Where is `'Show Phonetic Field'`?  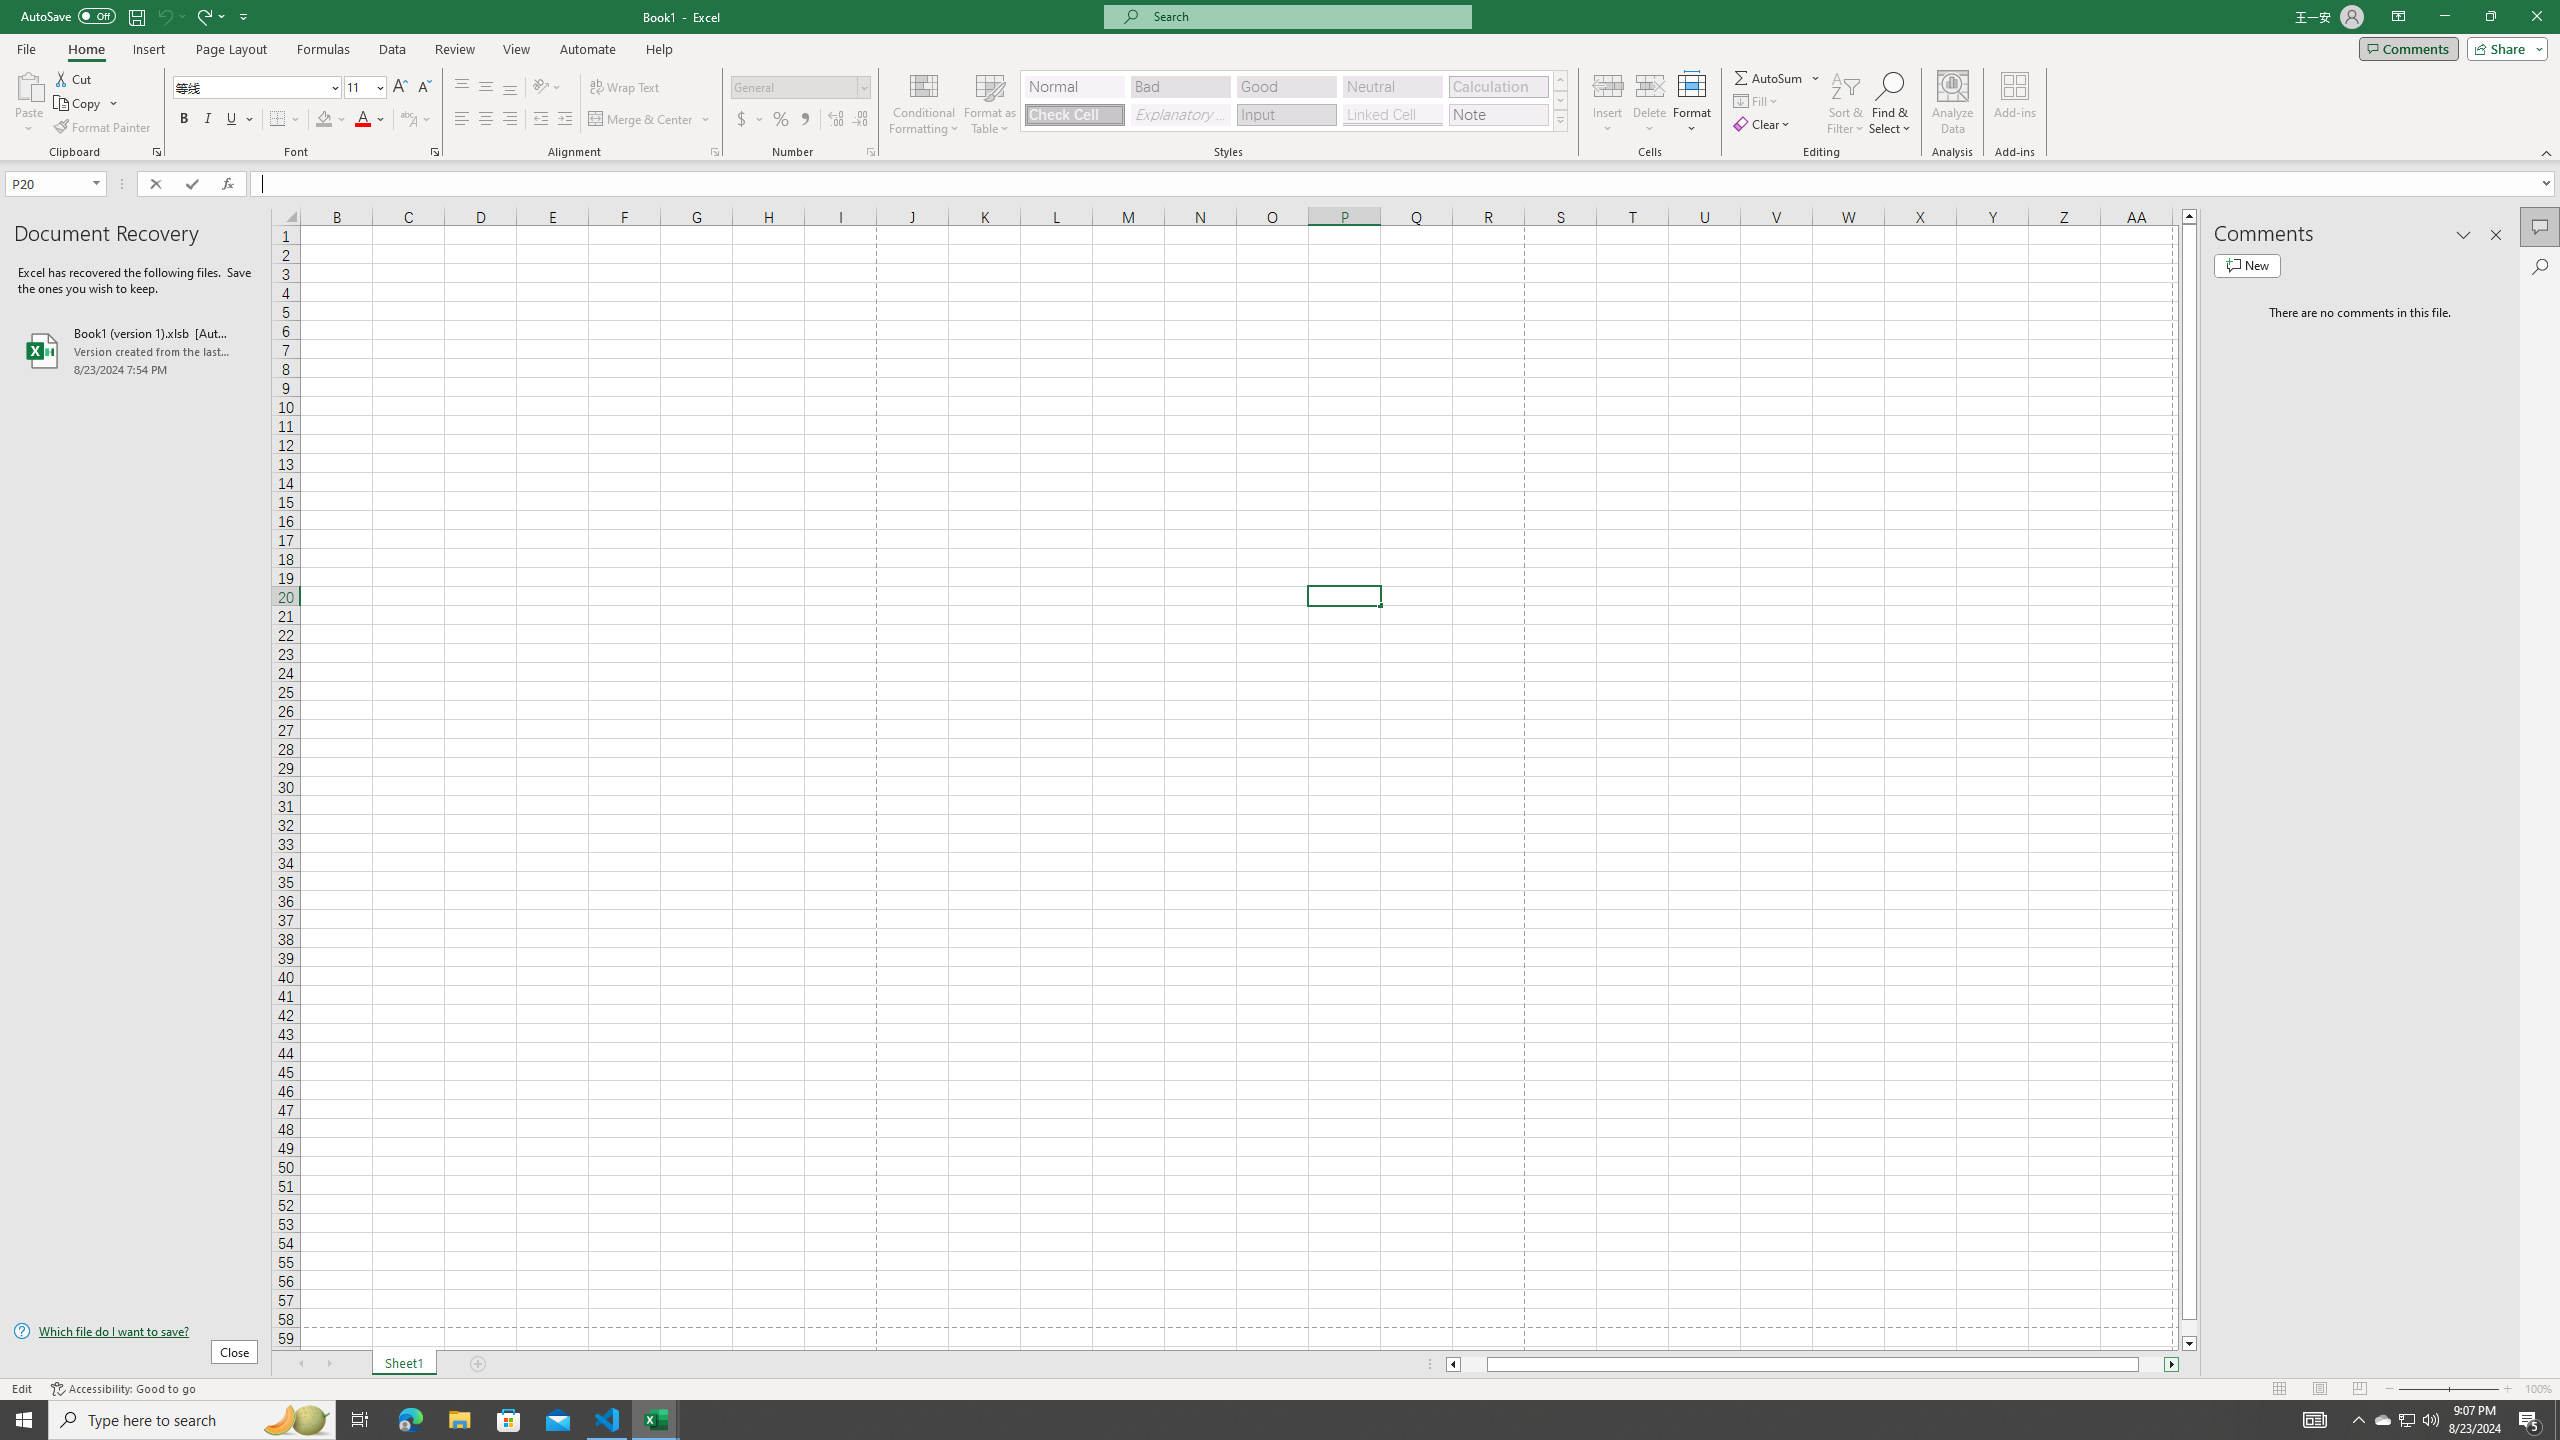 'Show Phonetic Field' is located at coordinates (415, 118).